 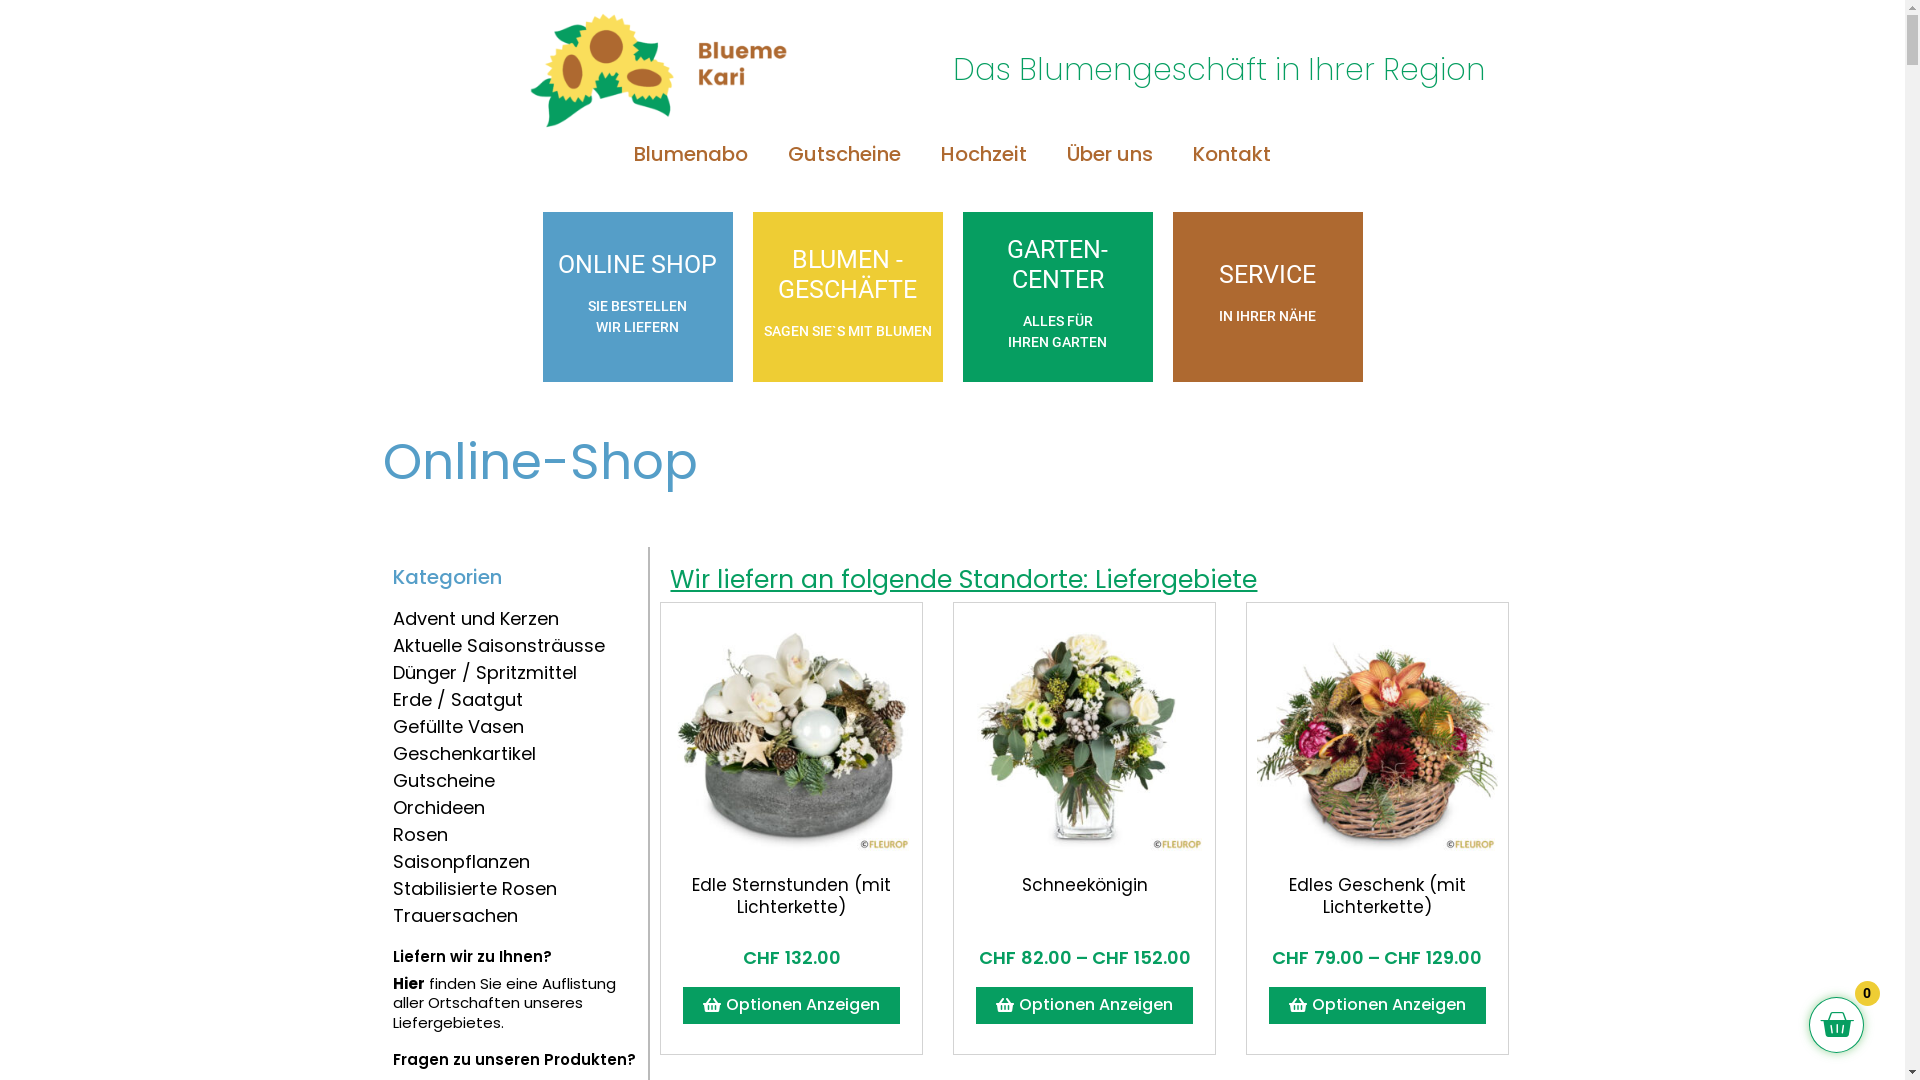 What do you see at coordinates (1231, 153) in the screenshot?
I see `'Kontakt'` at bounding box center [1231, 153].